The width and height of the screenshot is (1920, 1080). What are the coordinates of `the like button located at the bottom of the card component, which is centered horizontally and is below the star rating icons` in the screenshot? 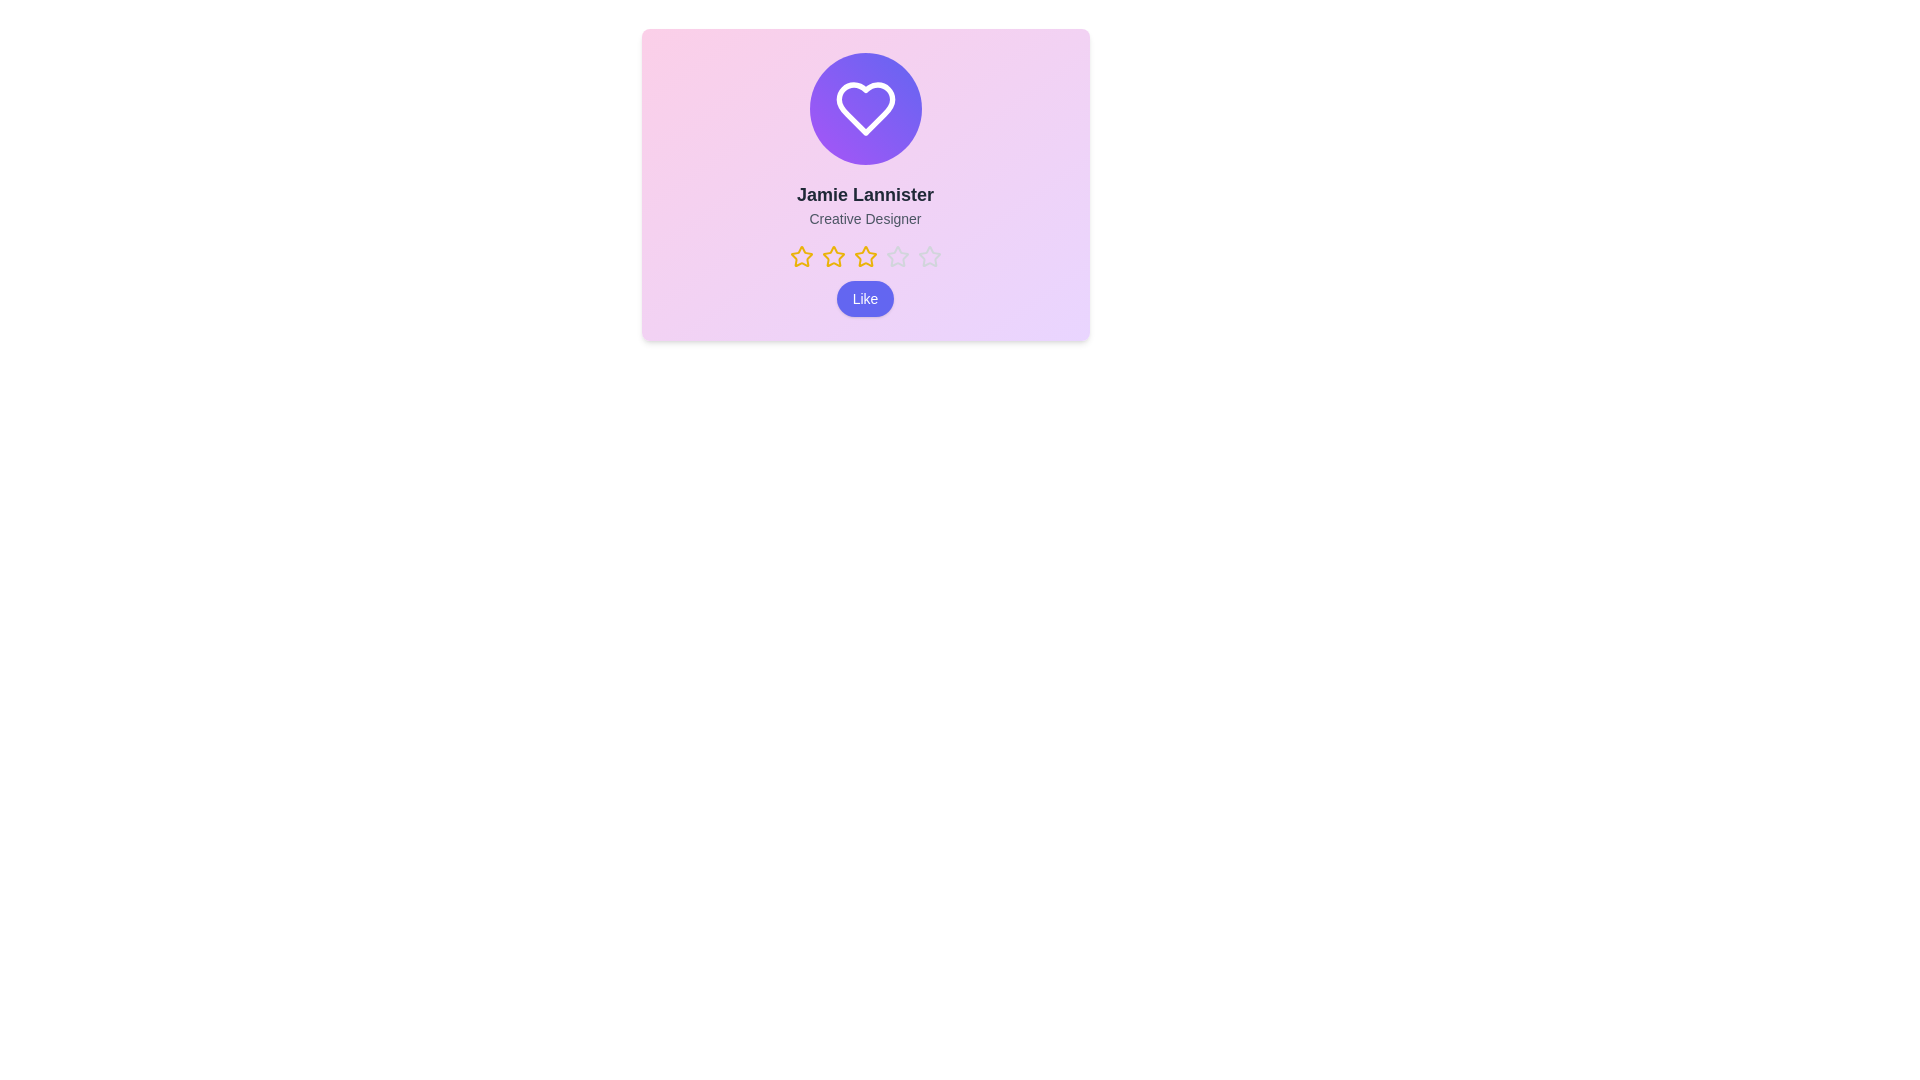 It's located at (865, 299).